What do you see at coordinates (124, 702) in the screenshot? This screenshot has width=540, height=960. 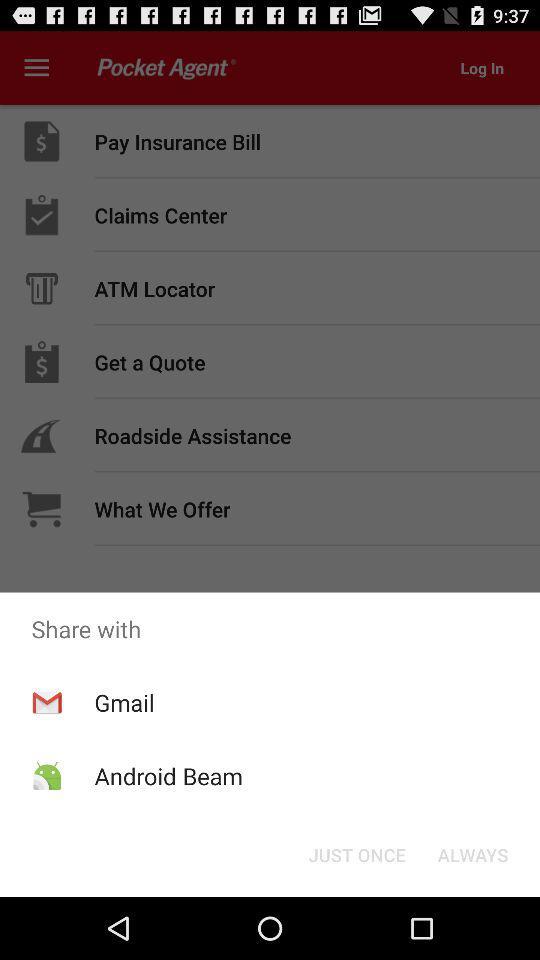 I see `icon below the share with` at bounding box center [124, 702].